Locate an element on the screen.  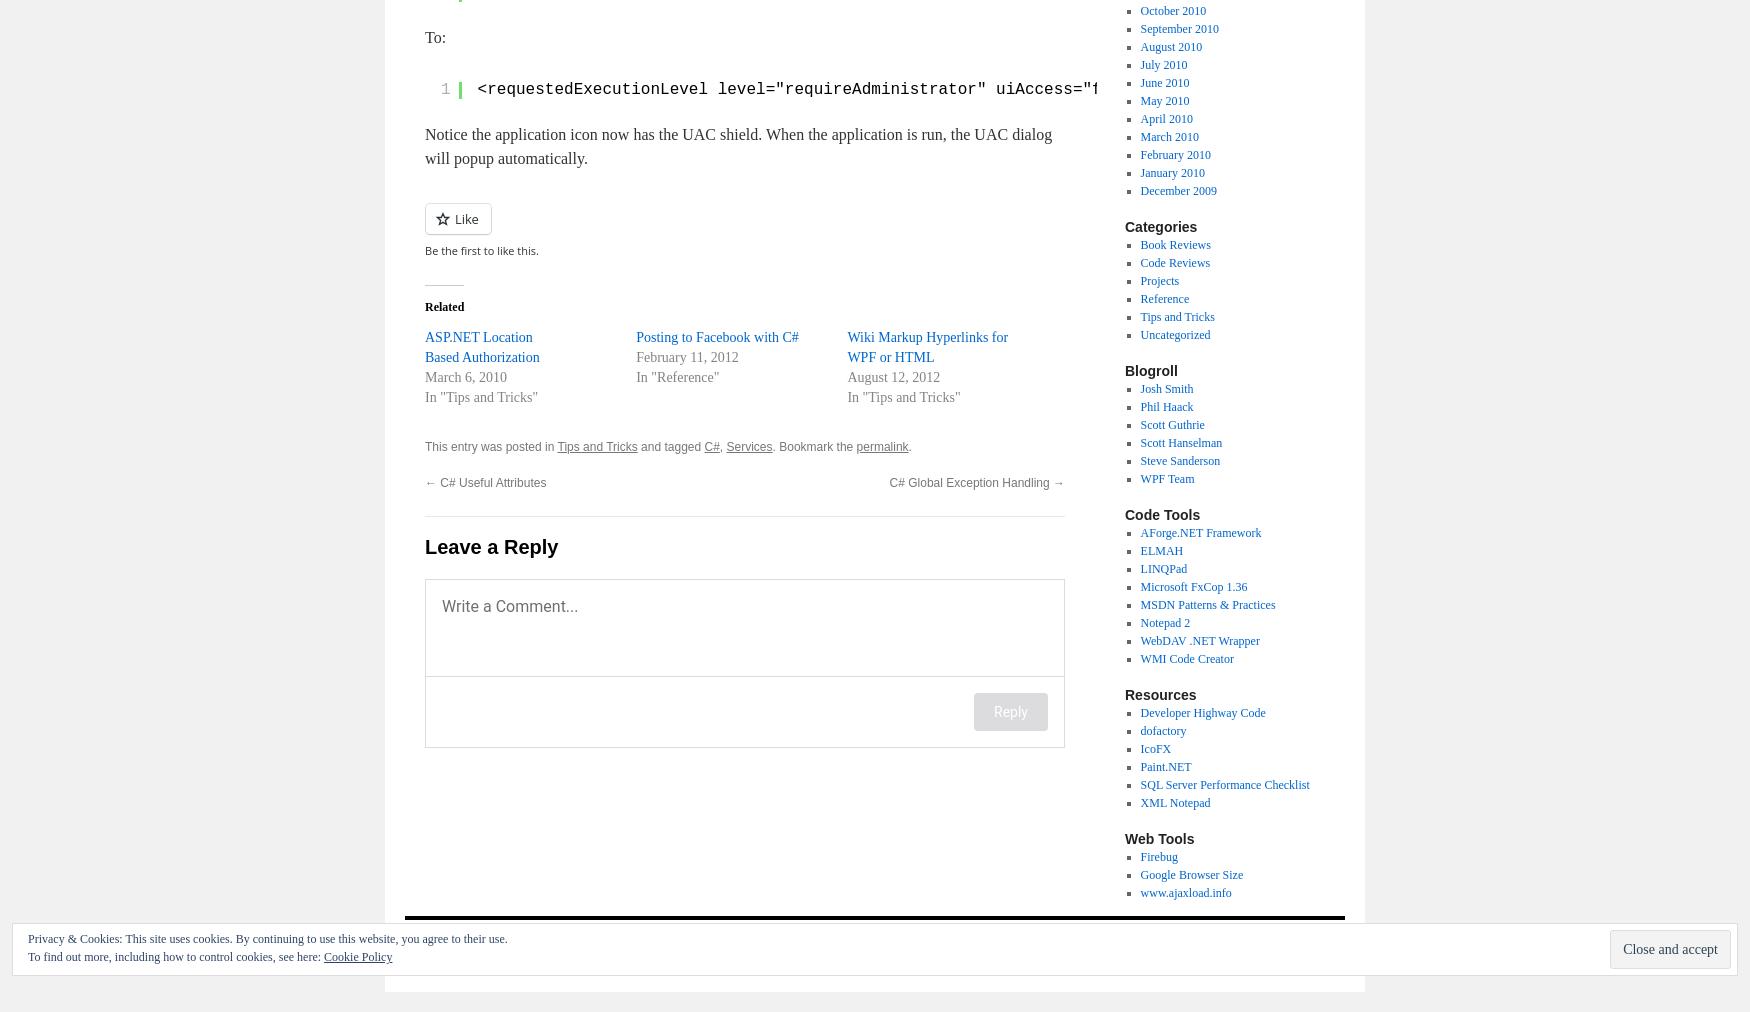
'. Bookmark the' is located at coordinates (812, 447).